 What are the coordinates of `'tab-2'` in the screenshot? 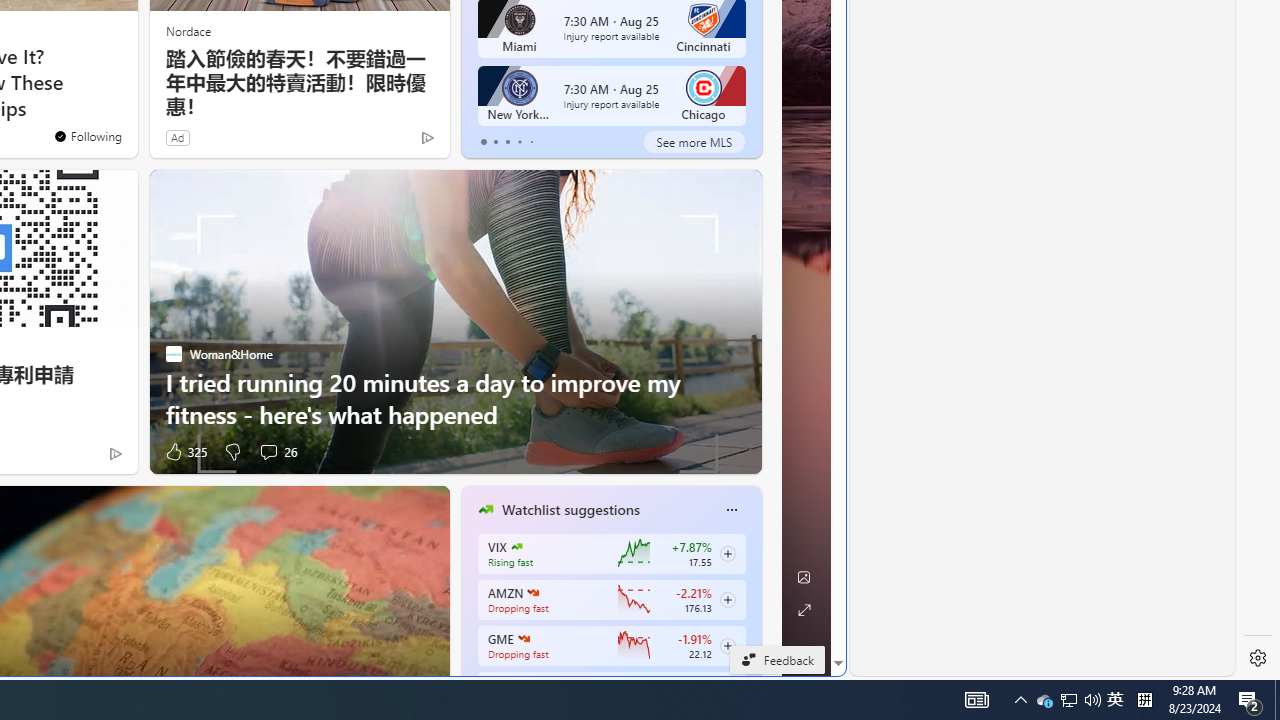 It's located at (507, 141).